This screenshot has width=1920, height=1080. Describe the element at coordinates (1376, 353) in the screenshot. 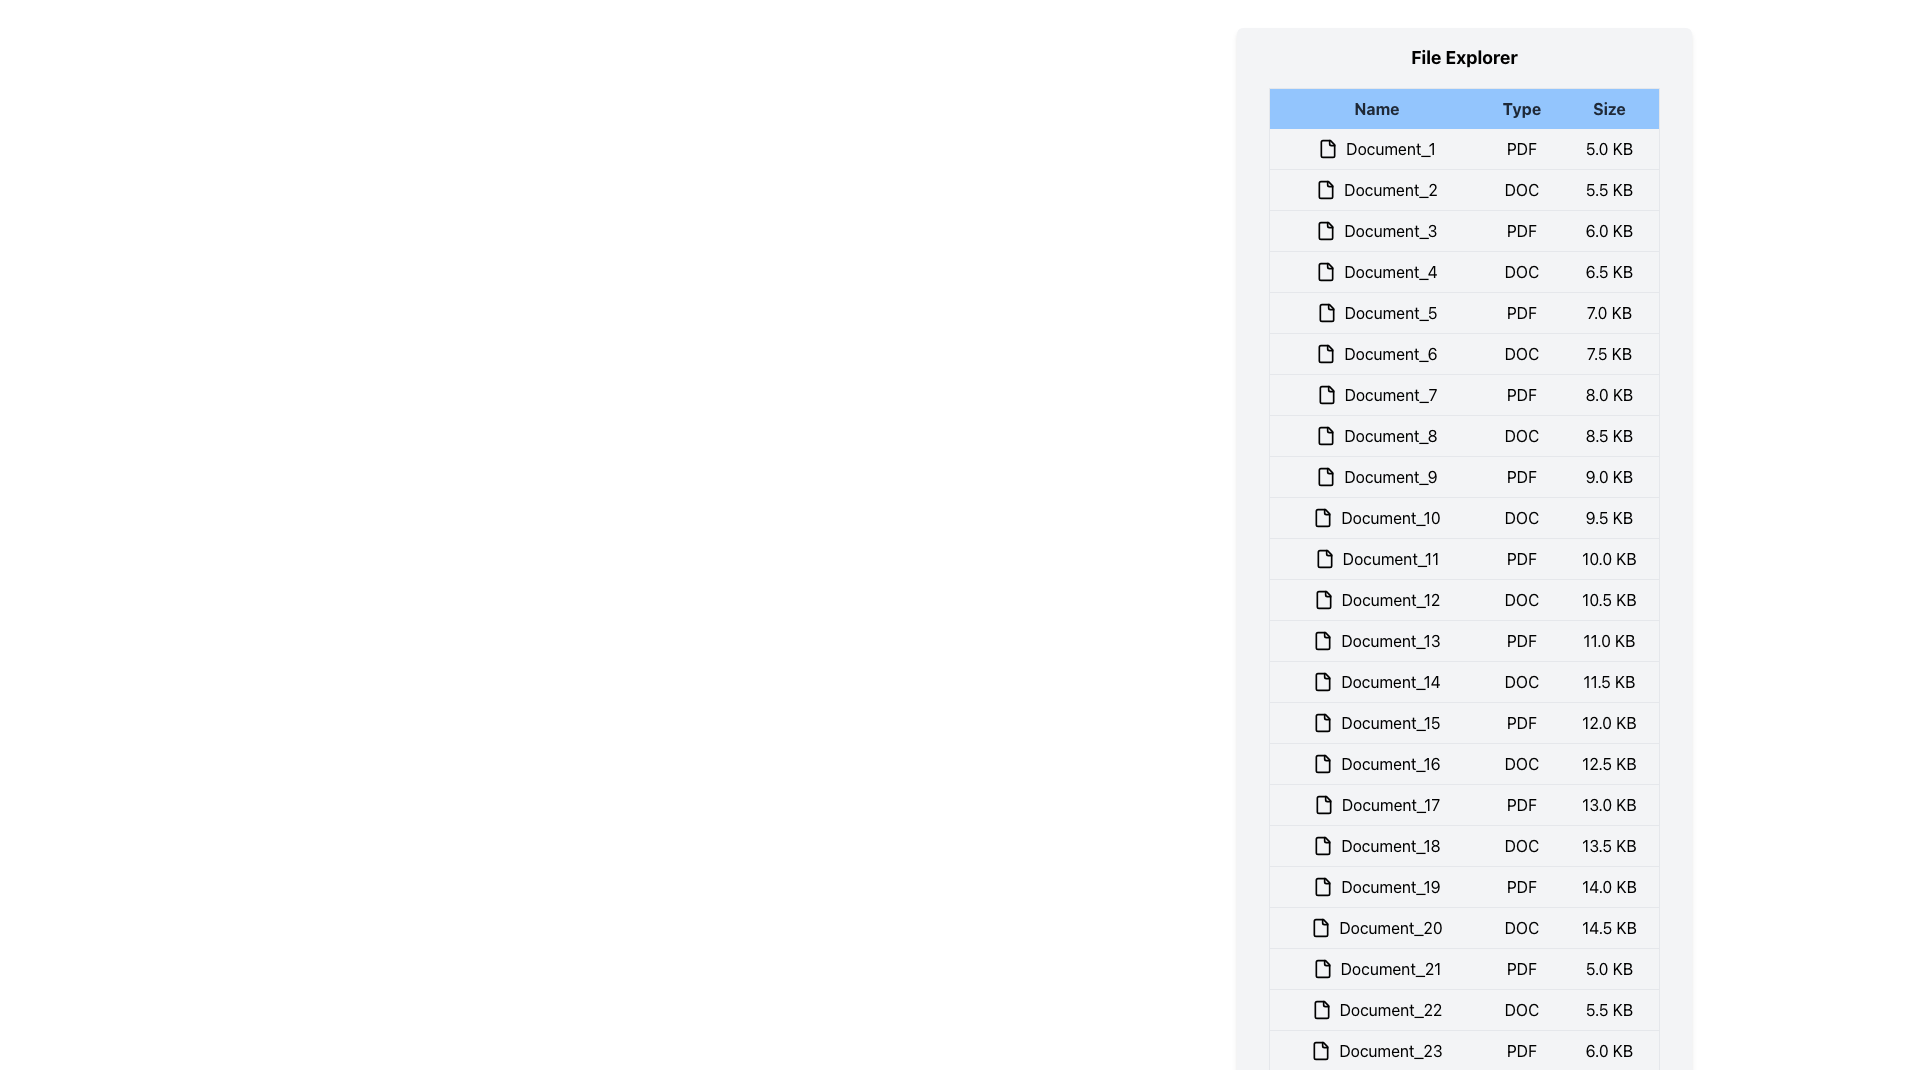

I see `the text label 'Document_6' in the file explorer` at that location.